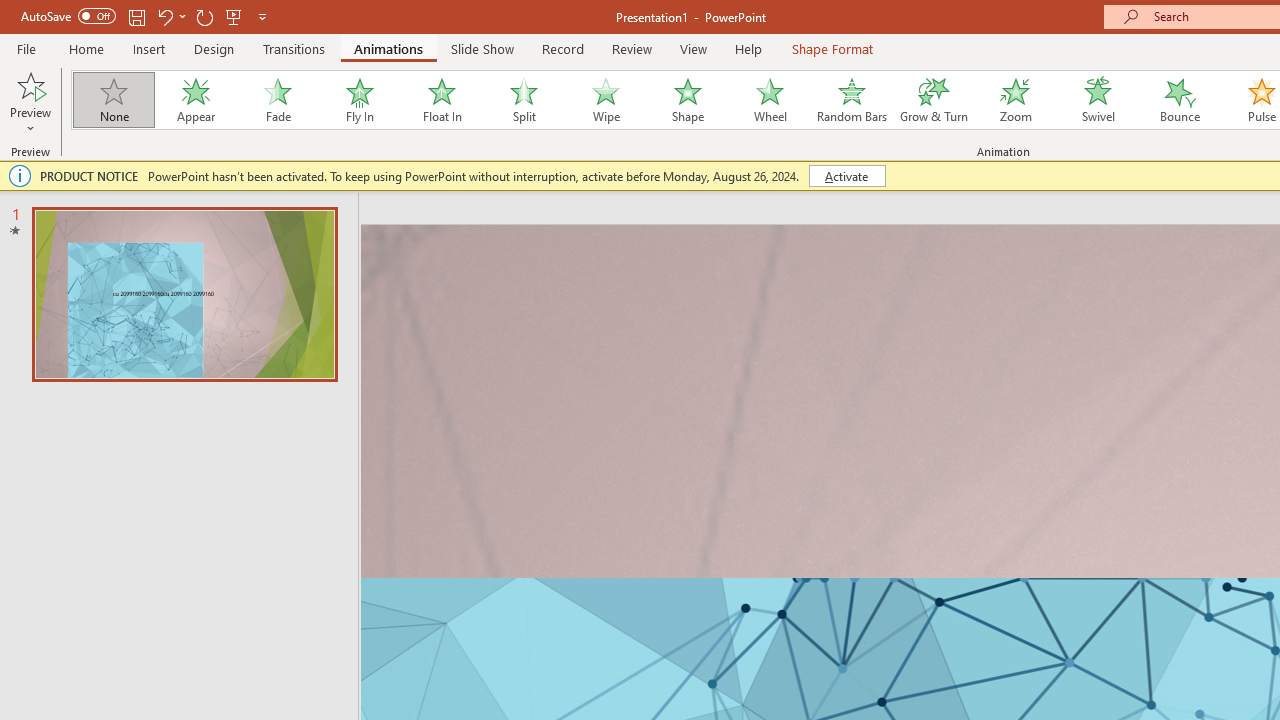 The height and width of the screenshot is (720, 1280). I want to click on 'Split', so click(523, 100).